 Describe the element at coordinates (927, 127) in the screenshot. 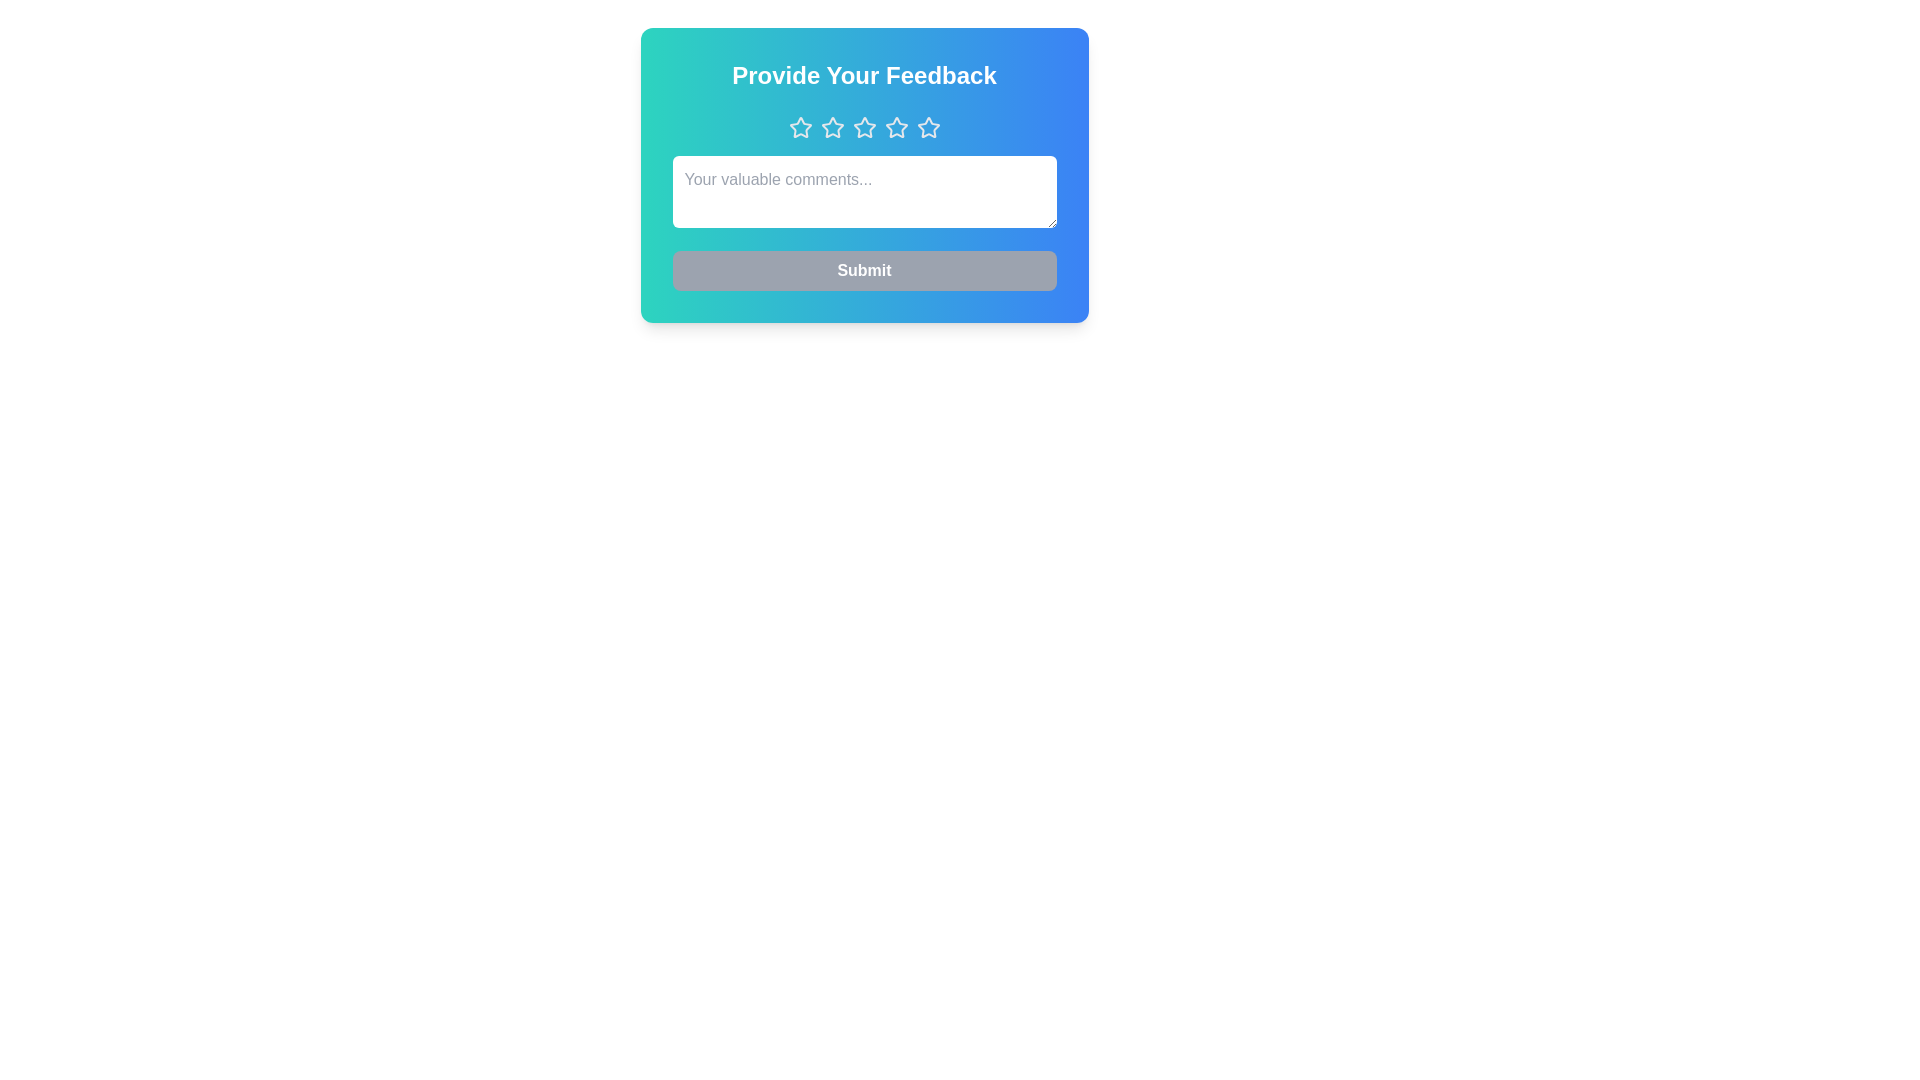

I see `the star button corresponding to the desired rating 5` at that location.